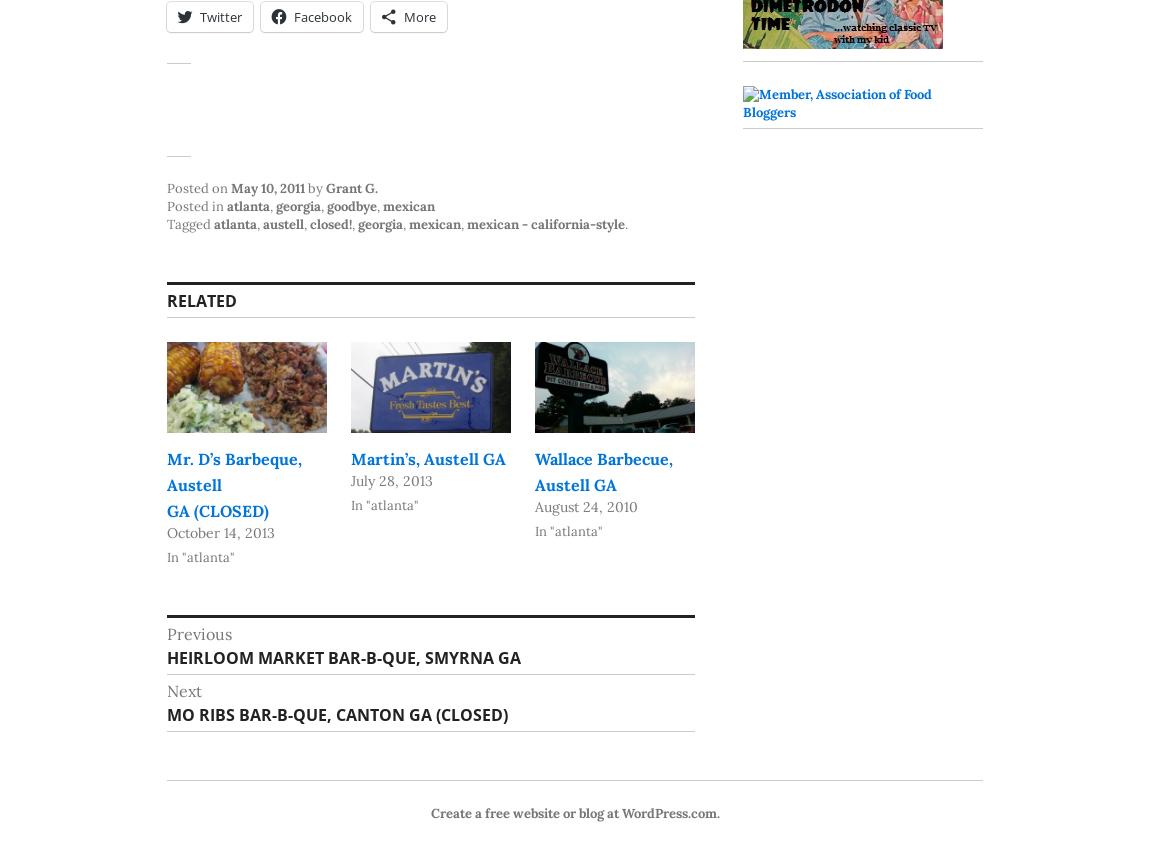  Describe the element at coordinates (574, 813) in the screenshot. I see `'Create a free website or blog at WordPress.com.'` at that location.